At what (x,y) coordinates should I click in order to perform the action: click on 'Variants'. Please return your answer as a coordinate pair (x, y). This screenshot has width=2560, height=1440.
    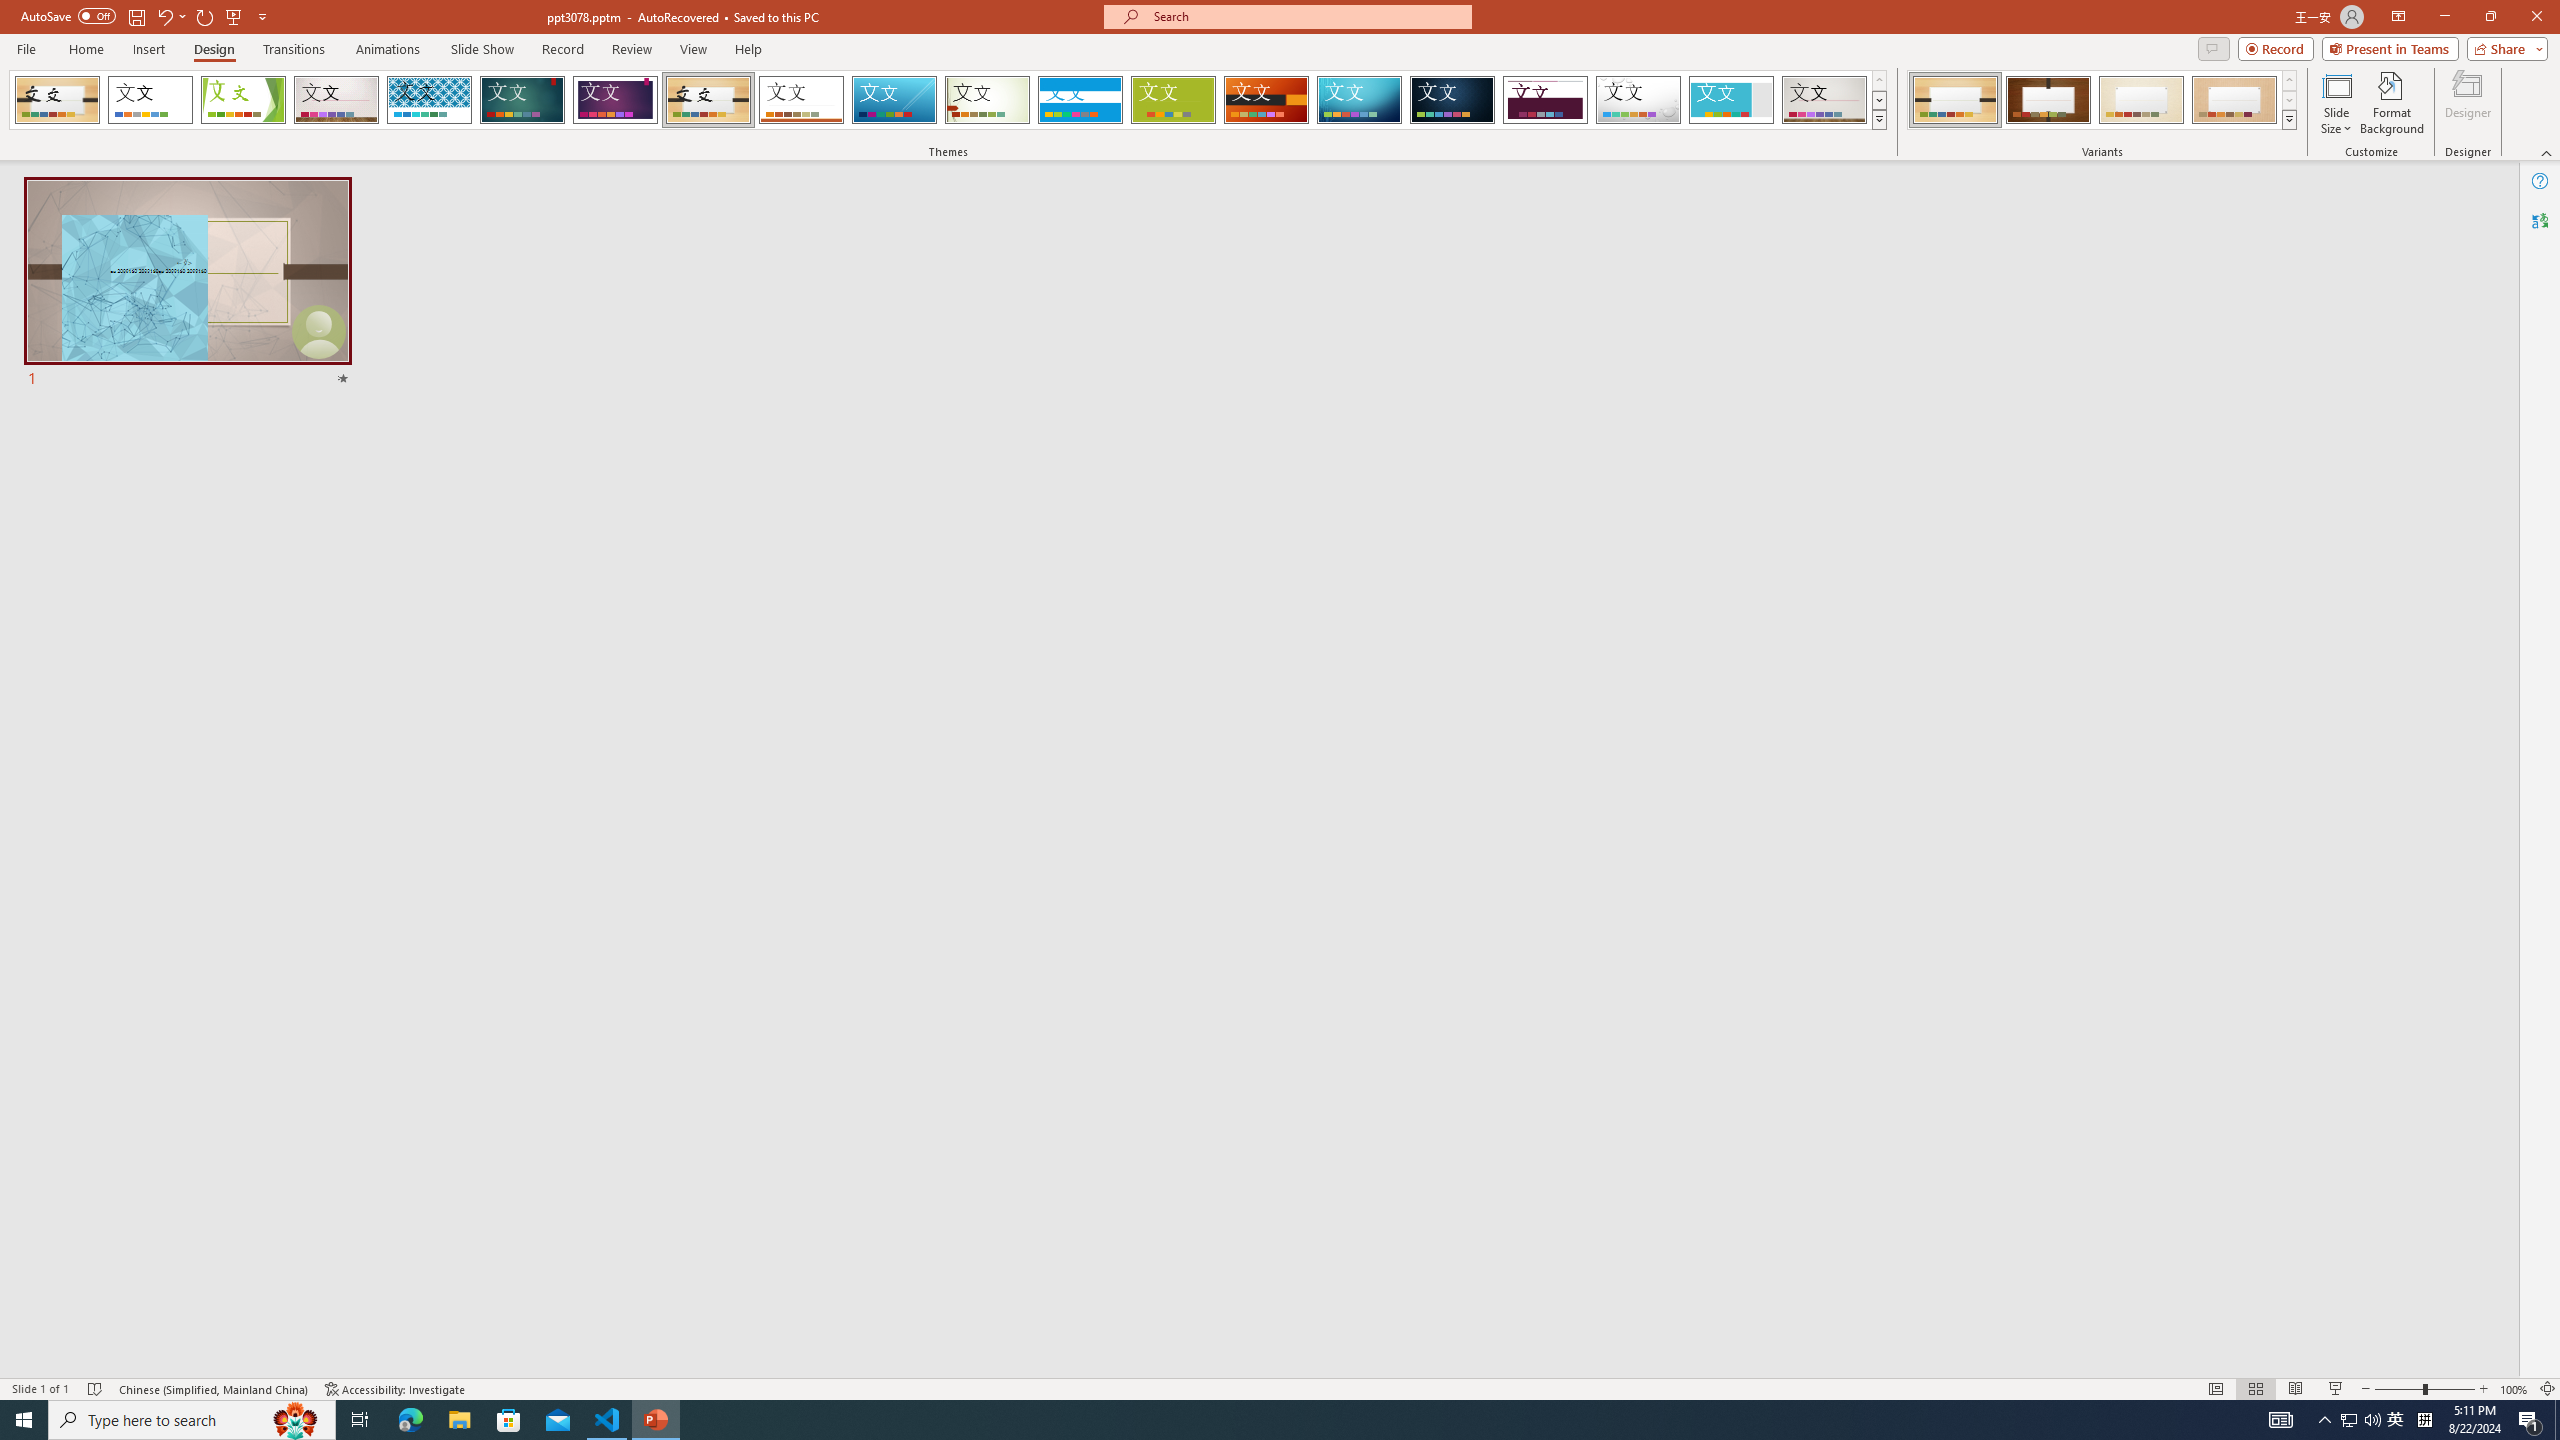
    Looking at the image, I should click on (2287, 118).